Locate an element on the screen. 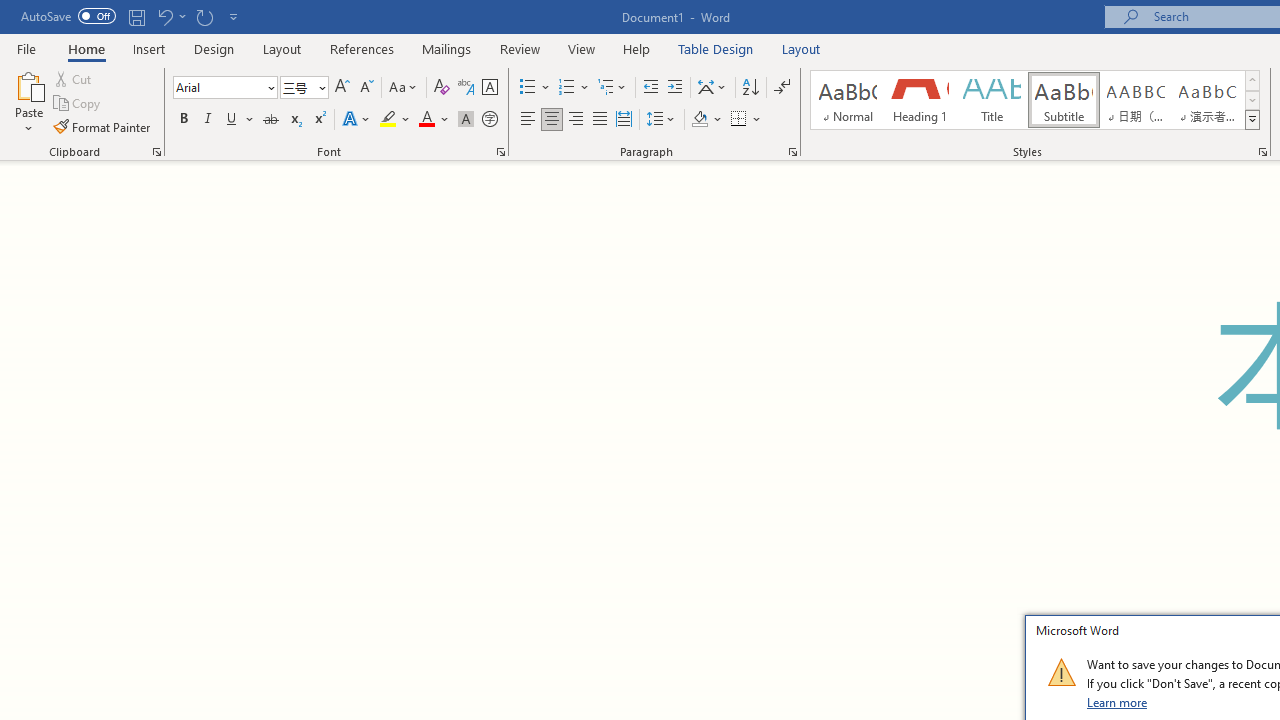 The image size is (1280, 720). 'Align Right' is located at coordinates (575, 119).